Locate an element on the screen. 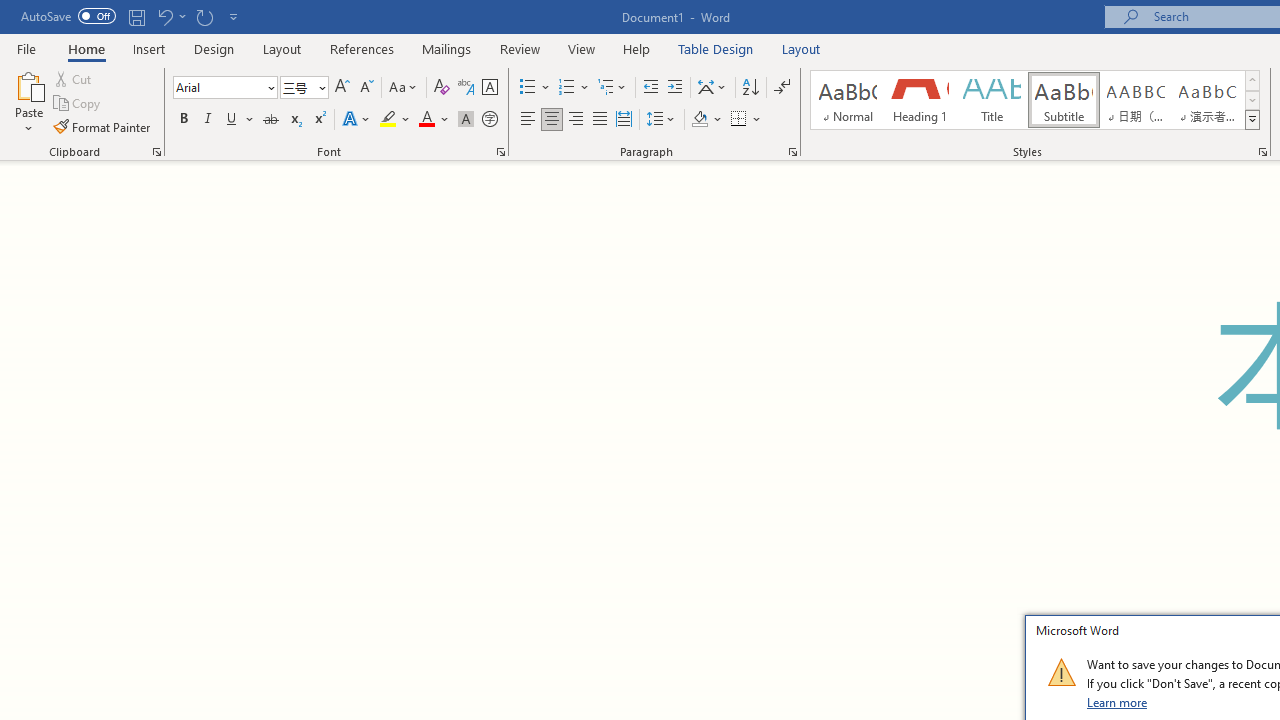 The image size is (1280, 720). 'Align Right' is located at coordinates (575, 119).